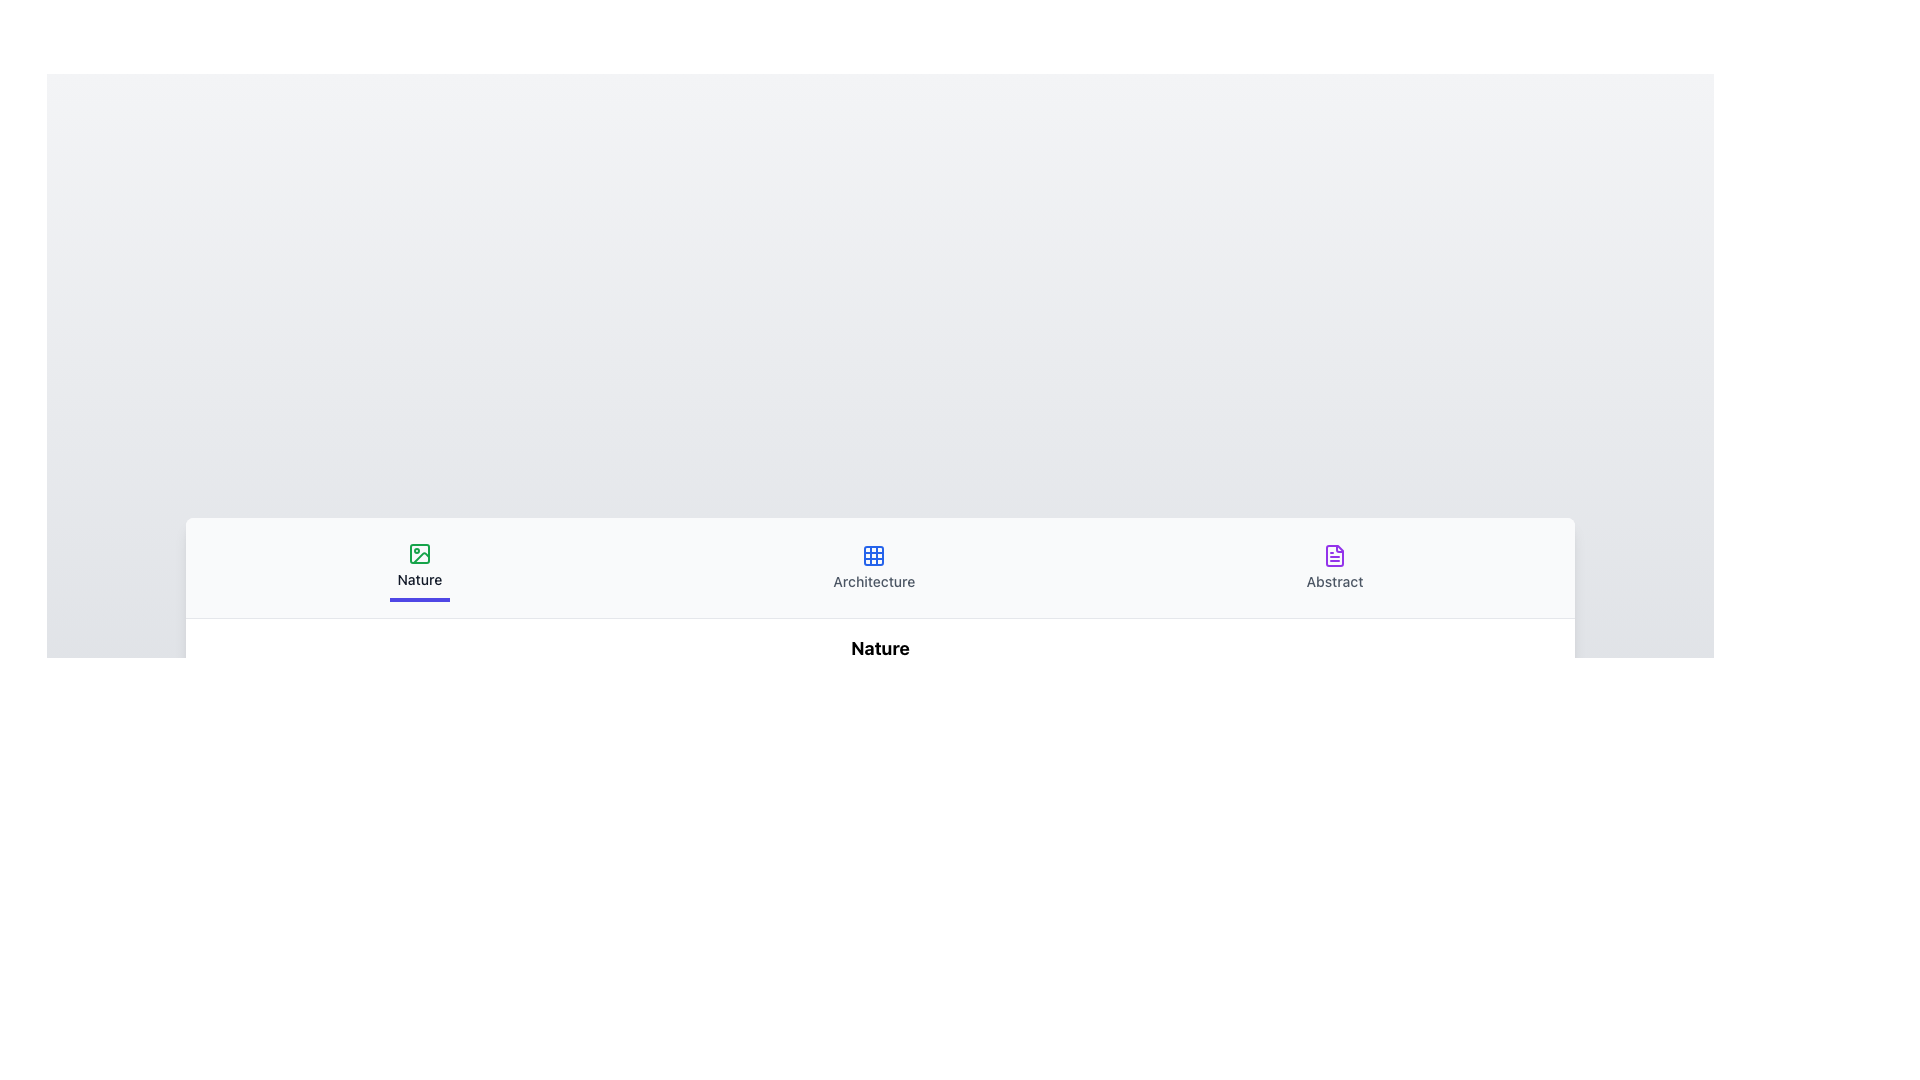 The image size is (1920, 1080). Describe the element at coordinates (880, 648) in the screenshot. I see `the section that the bold, black text label displaying 'Nature' belongs to` at that location.